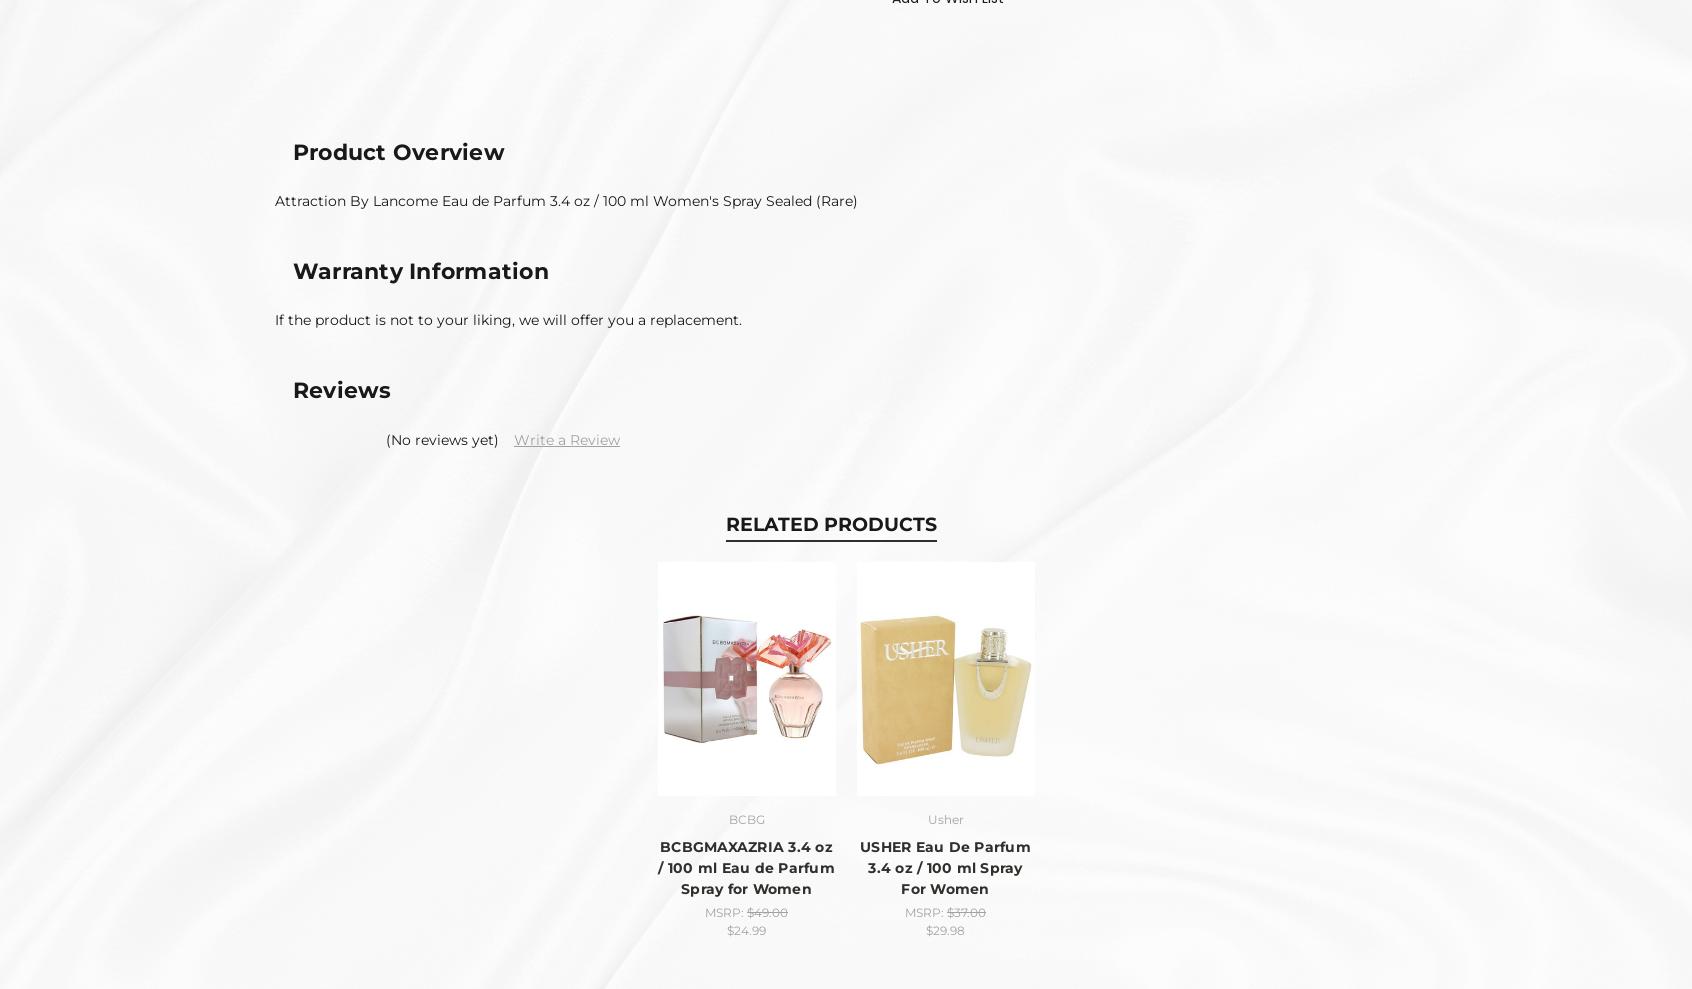 The height and width of the screenshot is (989, 1692). What do you see at coordinates (287, 744) in the screenshot?
I see `'Sitemap'` at bounding box center [287, 744].